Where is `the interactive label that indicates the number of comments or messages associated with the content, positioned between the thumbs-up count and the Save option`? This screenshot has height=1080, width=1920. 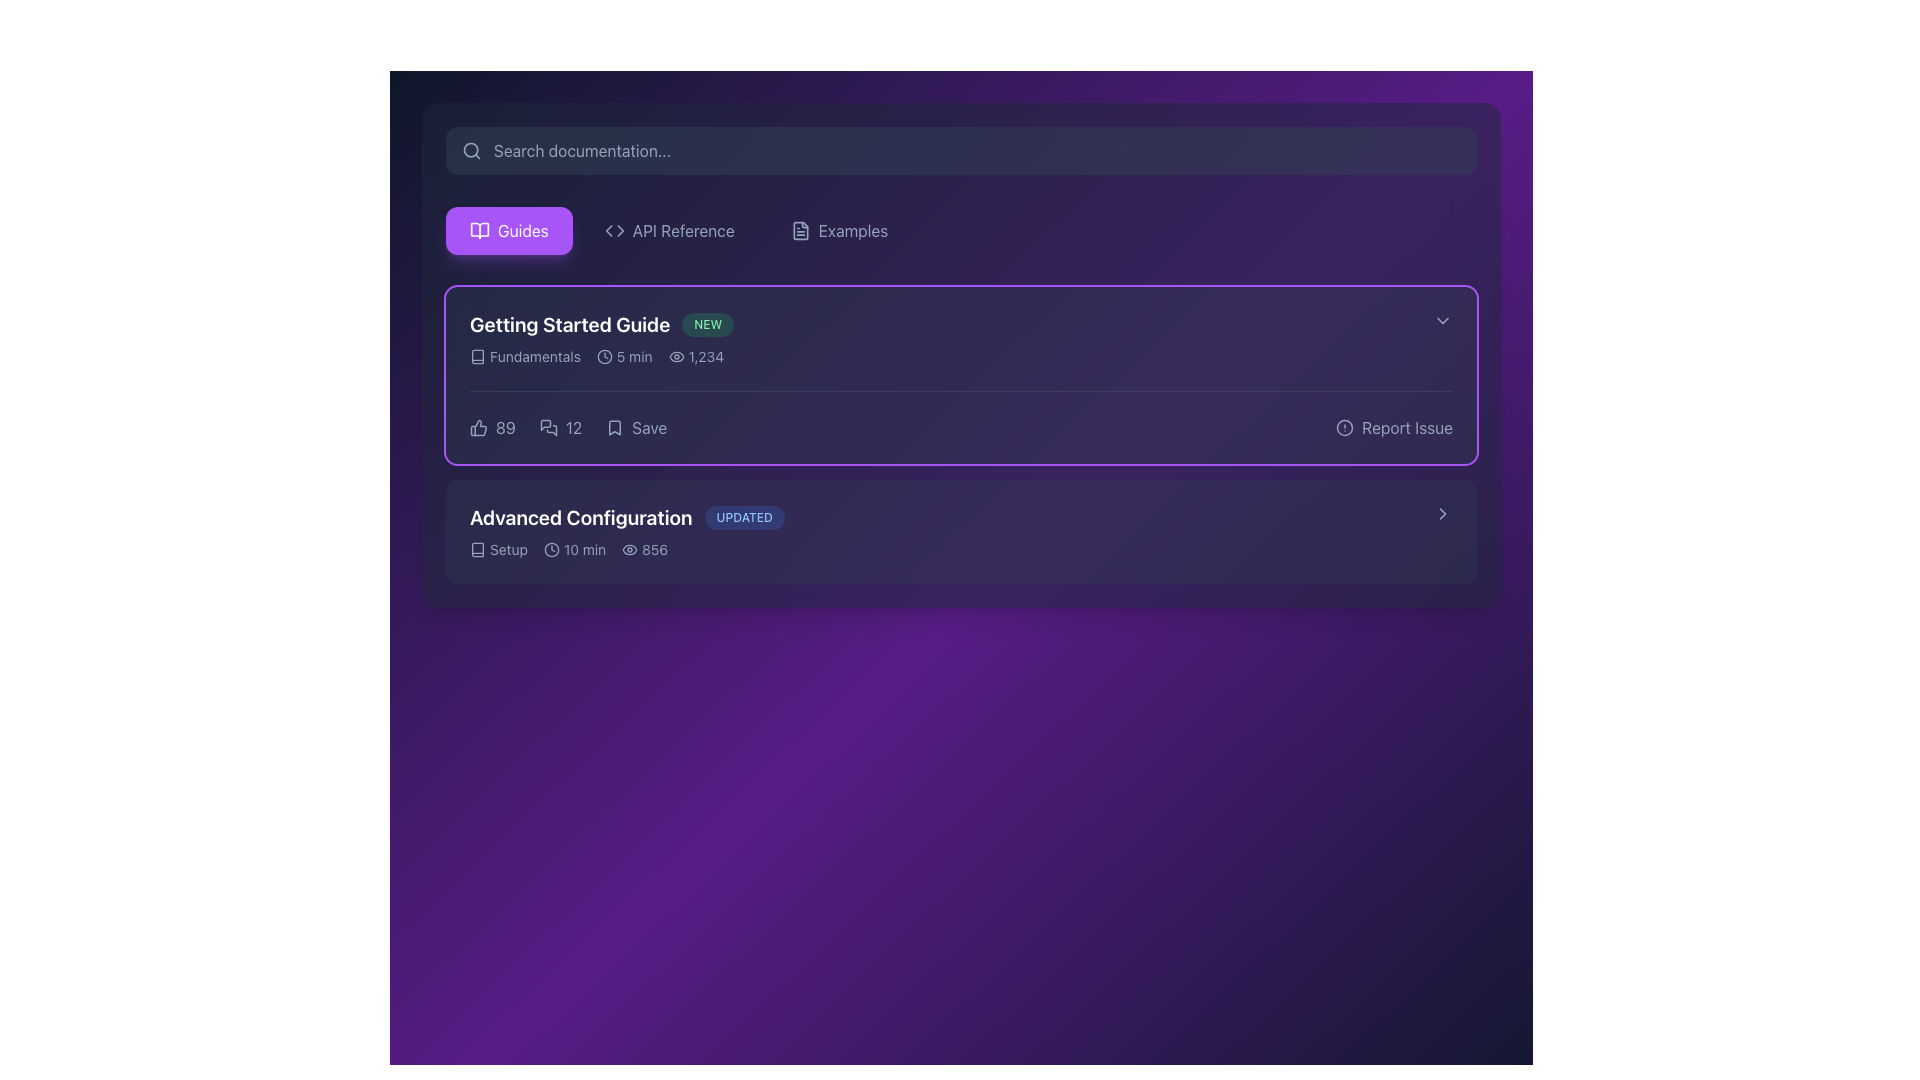
the interactive label that indicates the number of comments or messages associated with the content, positioned between the thumbs-up count and the Save option is located at coordinates (560, 427).